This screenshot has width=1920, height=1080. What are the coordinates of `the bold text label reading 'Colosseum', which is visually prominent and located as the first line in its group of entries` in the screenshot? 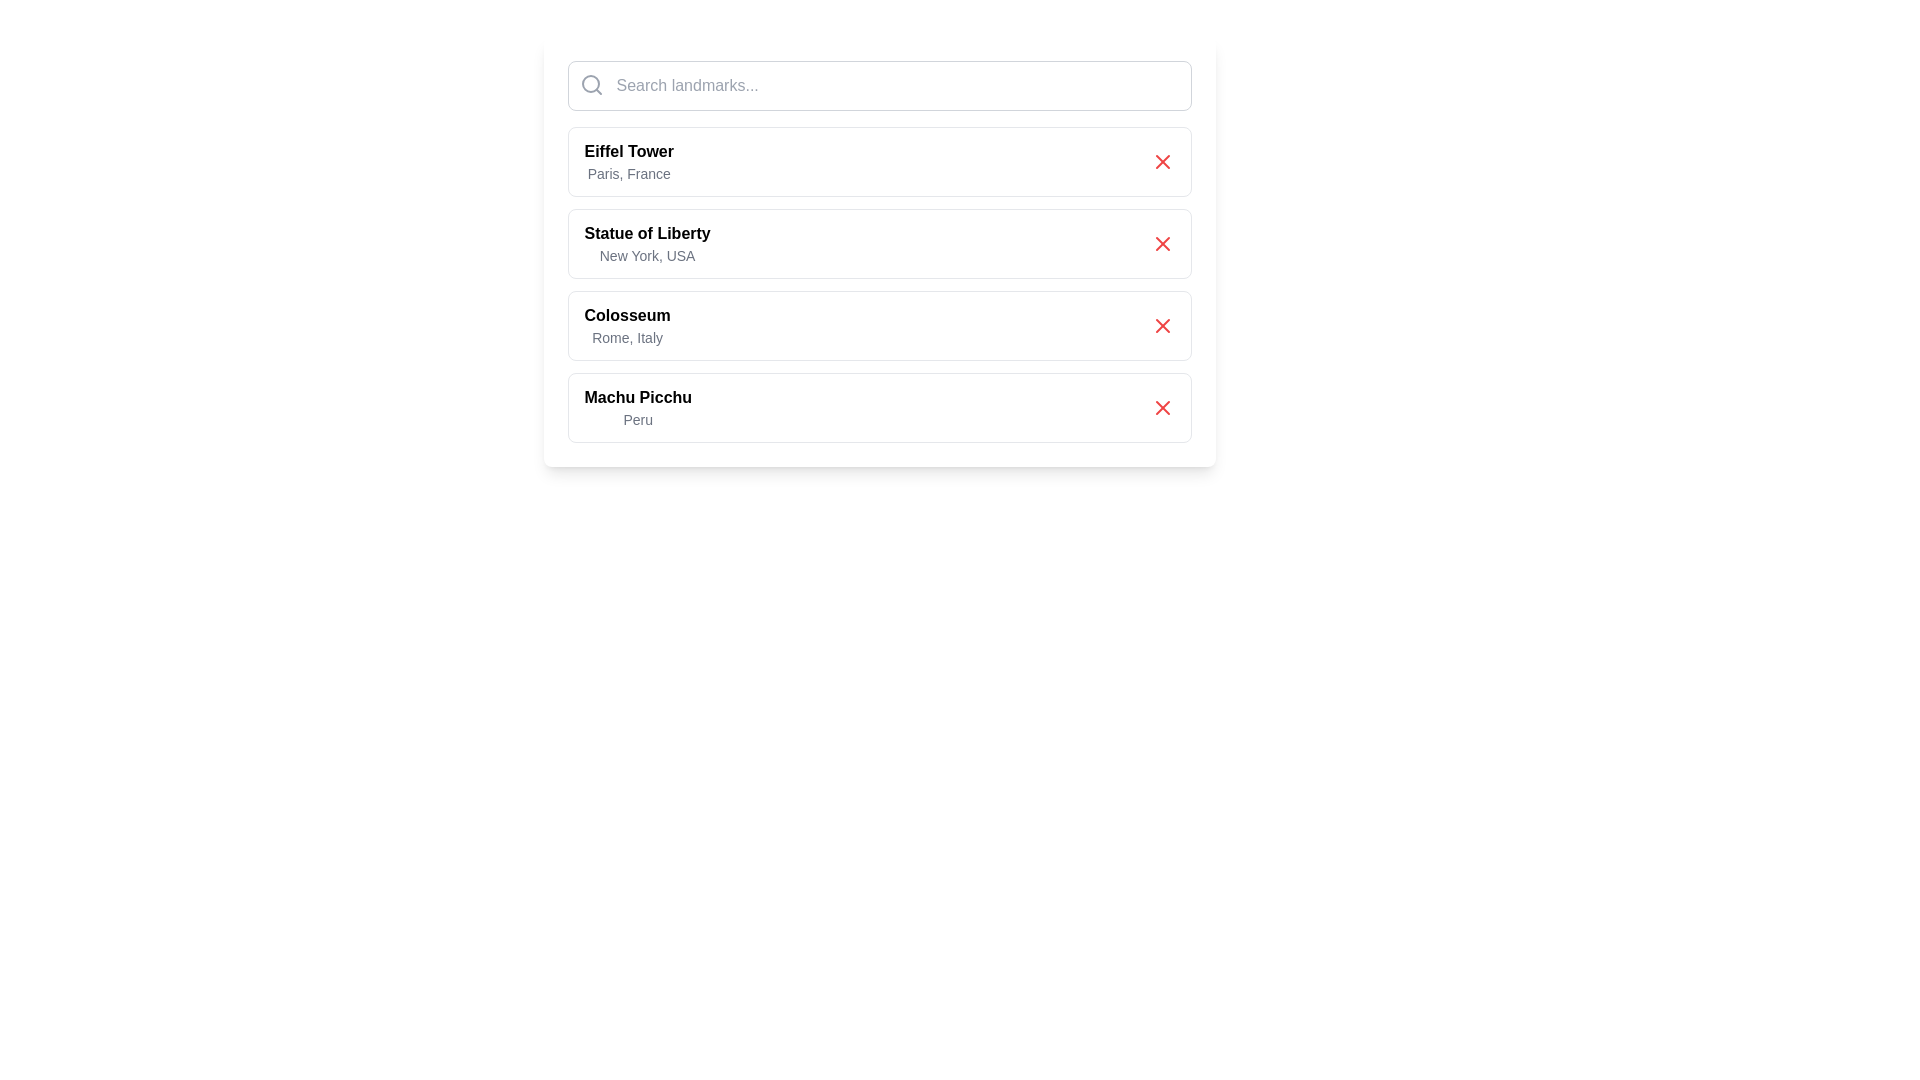 It's located at (626, 315).